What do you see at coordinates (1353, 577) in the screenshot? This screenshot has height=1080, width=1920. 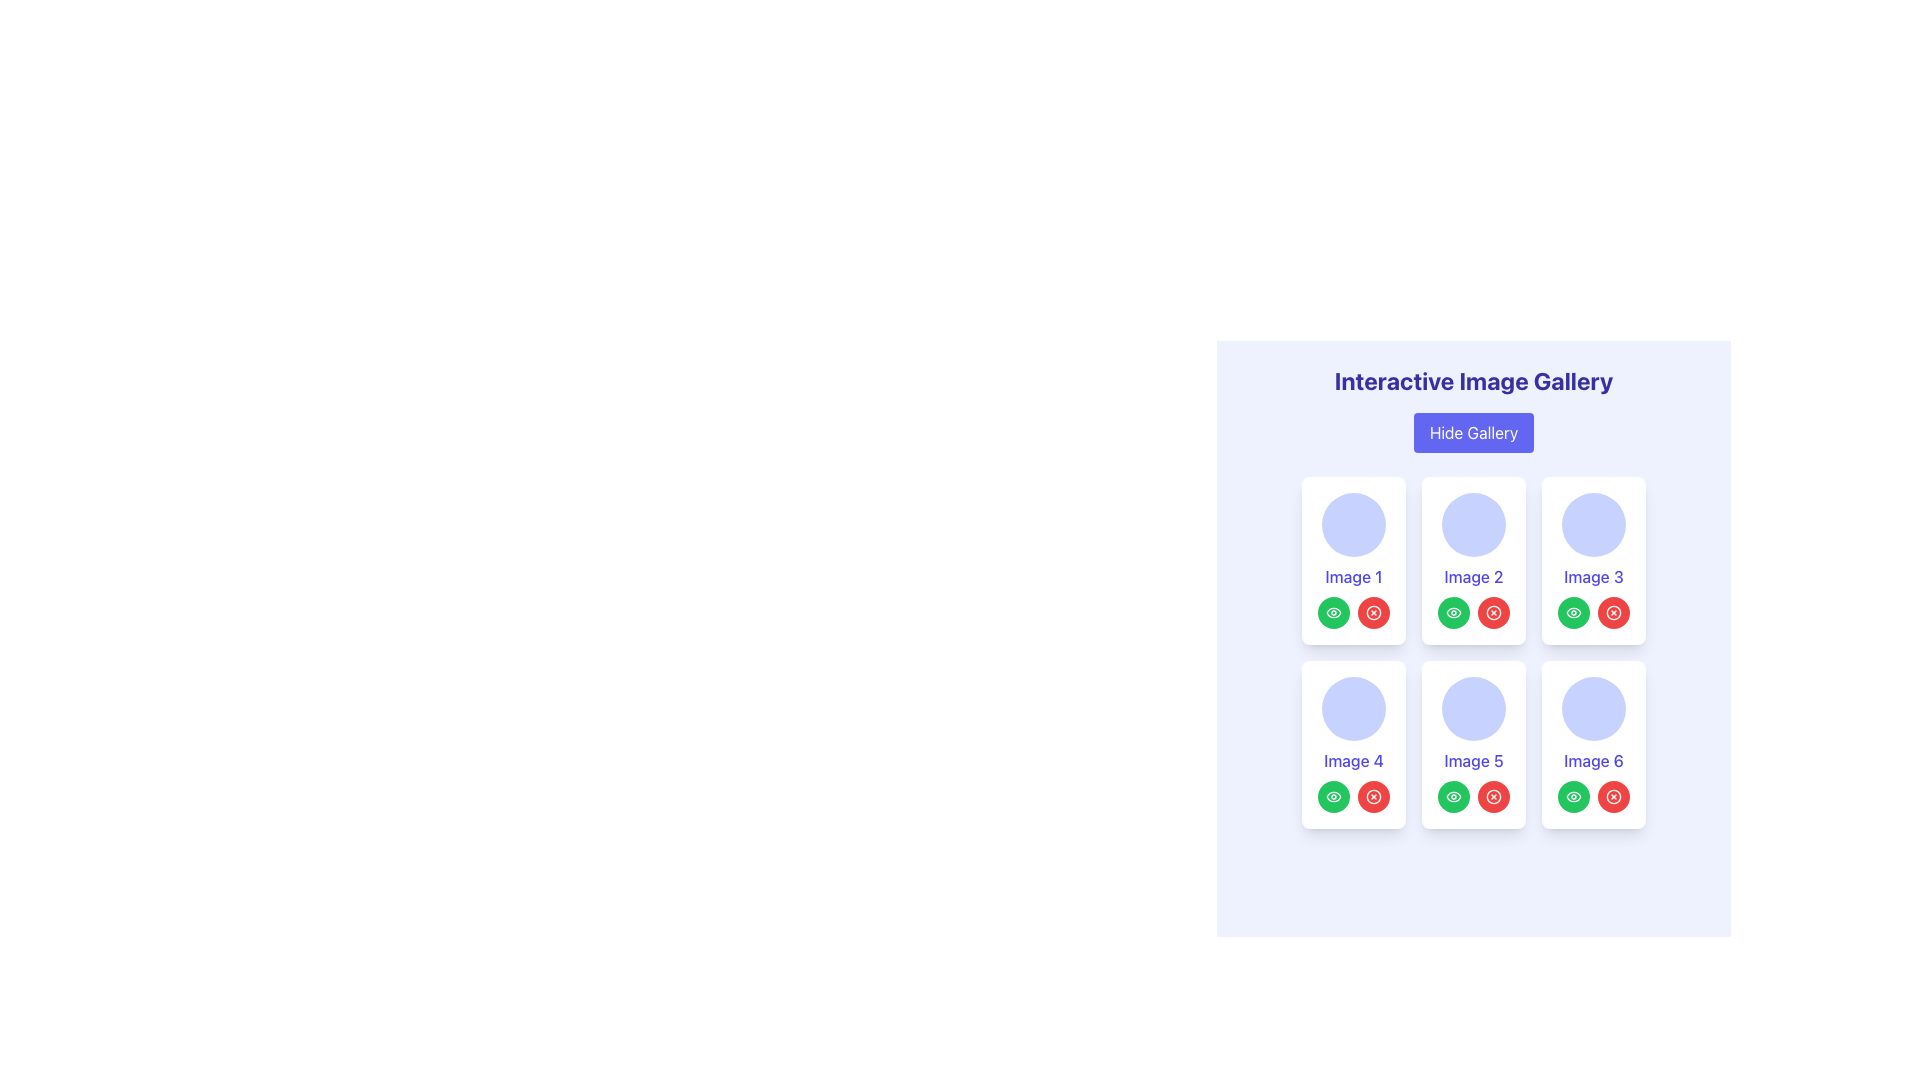 I see `the text label that displays 'Image 1', which is styled in a medium-sized indigo font and located centrally under a circular image placeholder in the upper-left card of a 2x3 grid arrangement` at bounding box center [1353, 577].